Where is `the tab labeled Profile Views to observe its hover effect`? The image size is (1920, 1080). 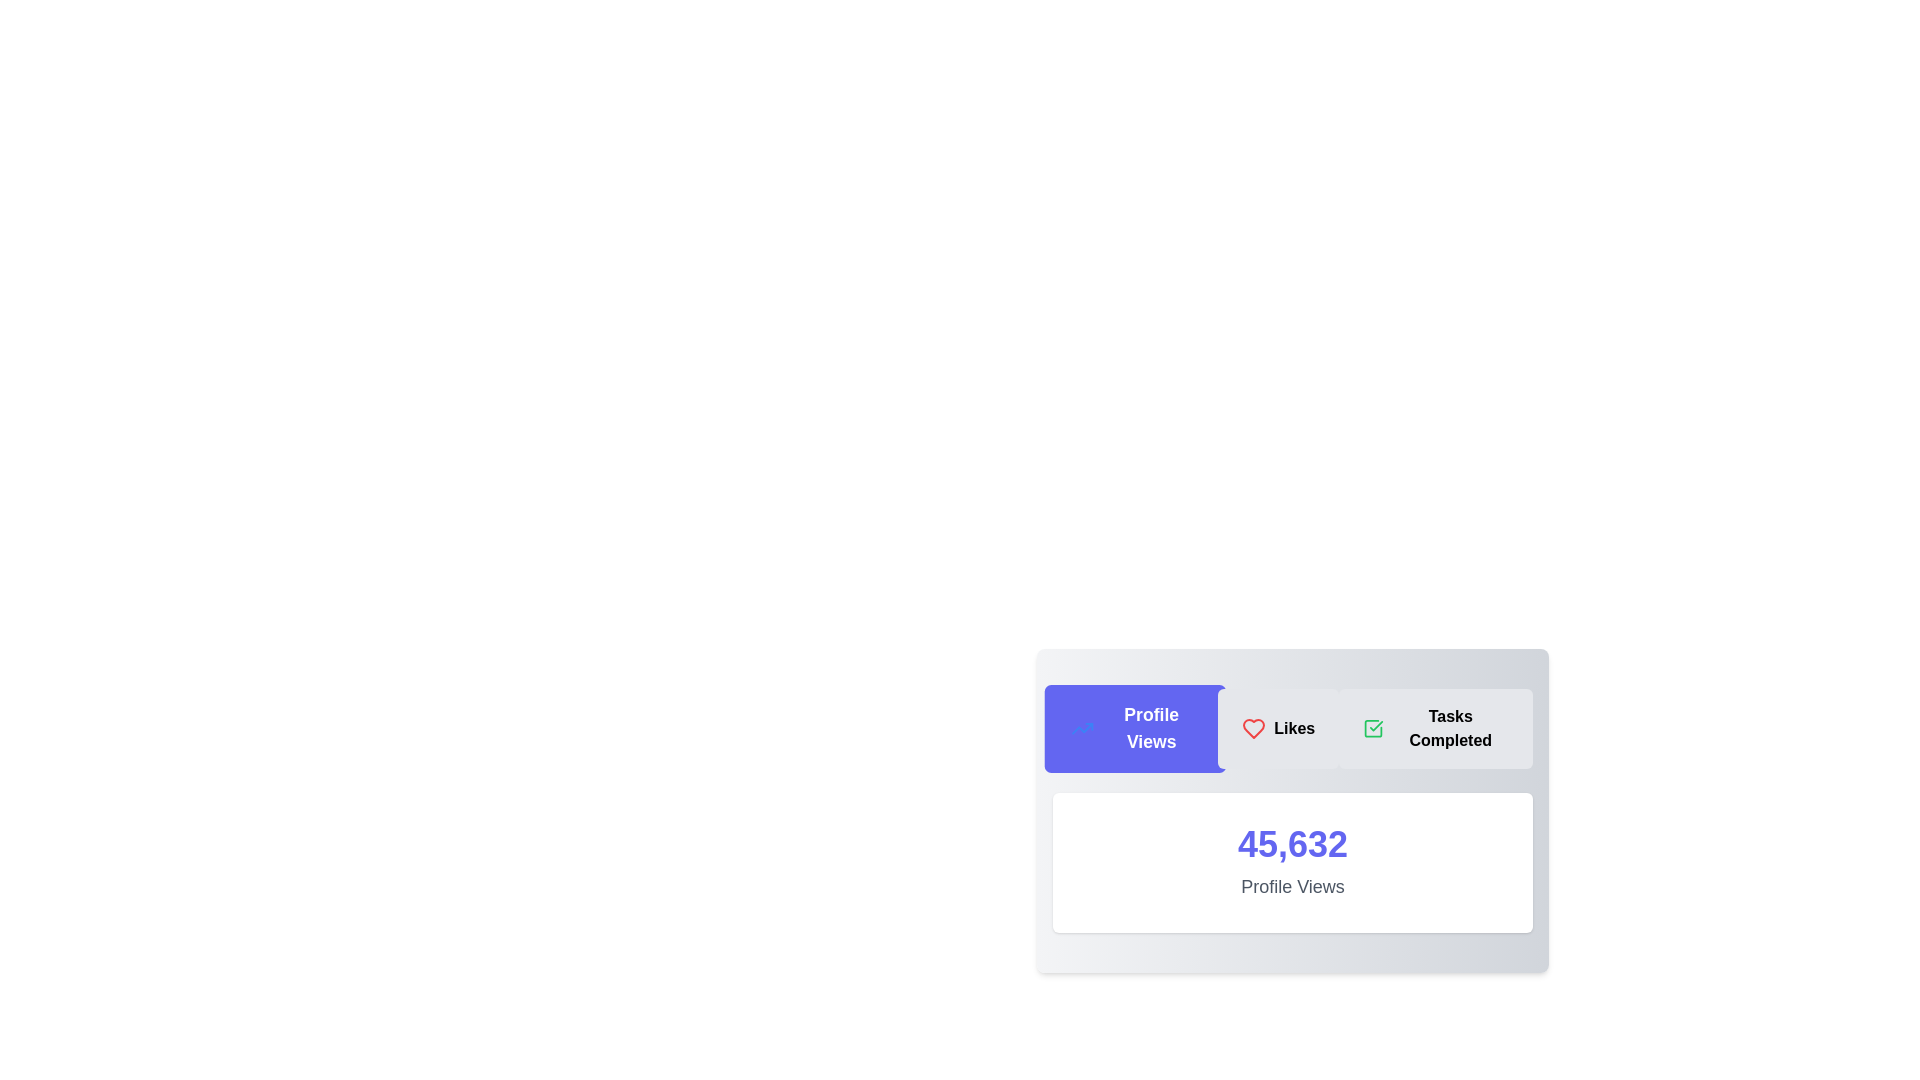
the tab labeled Profile Views to observe its hover effect is located at coordinates (1135, 729).